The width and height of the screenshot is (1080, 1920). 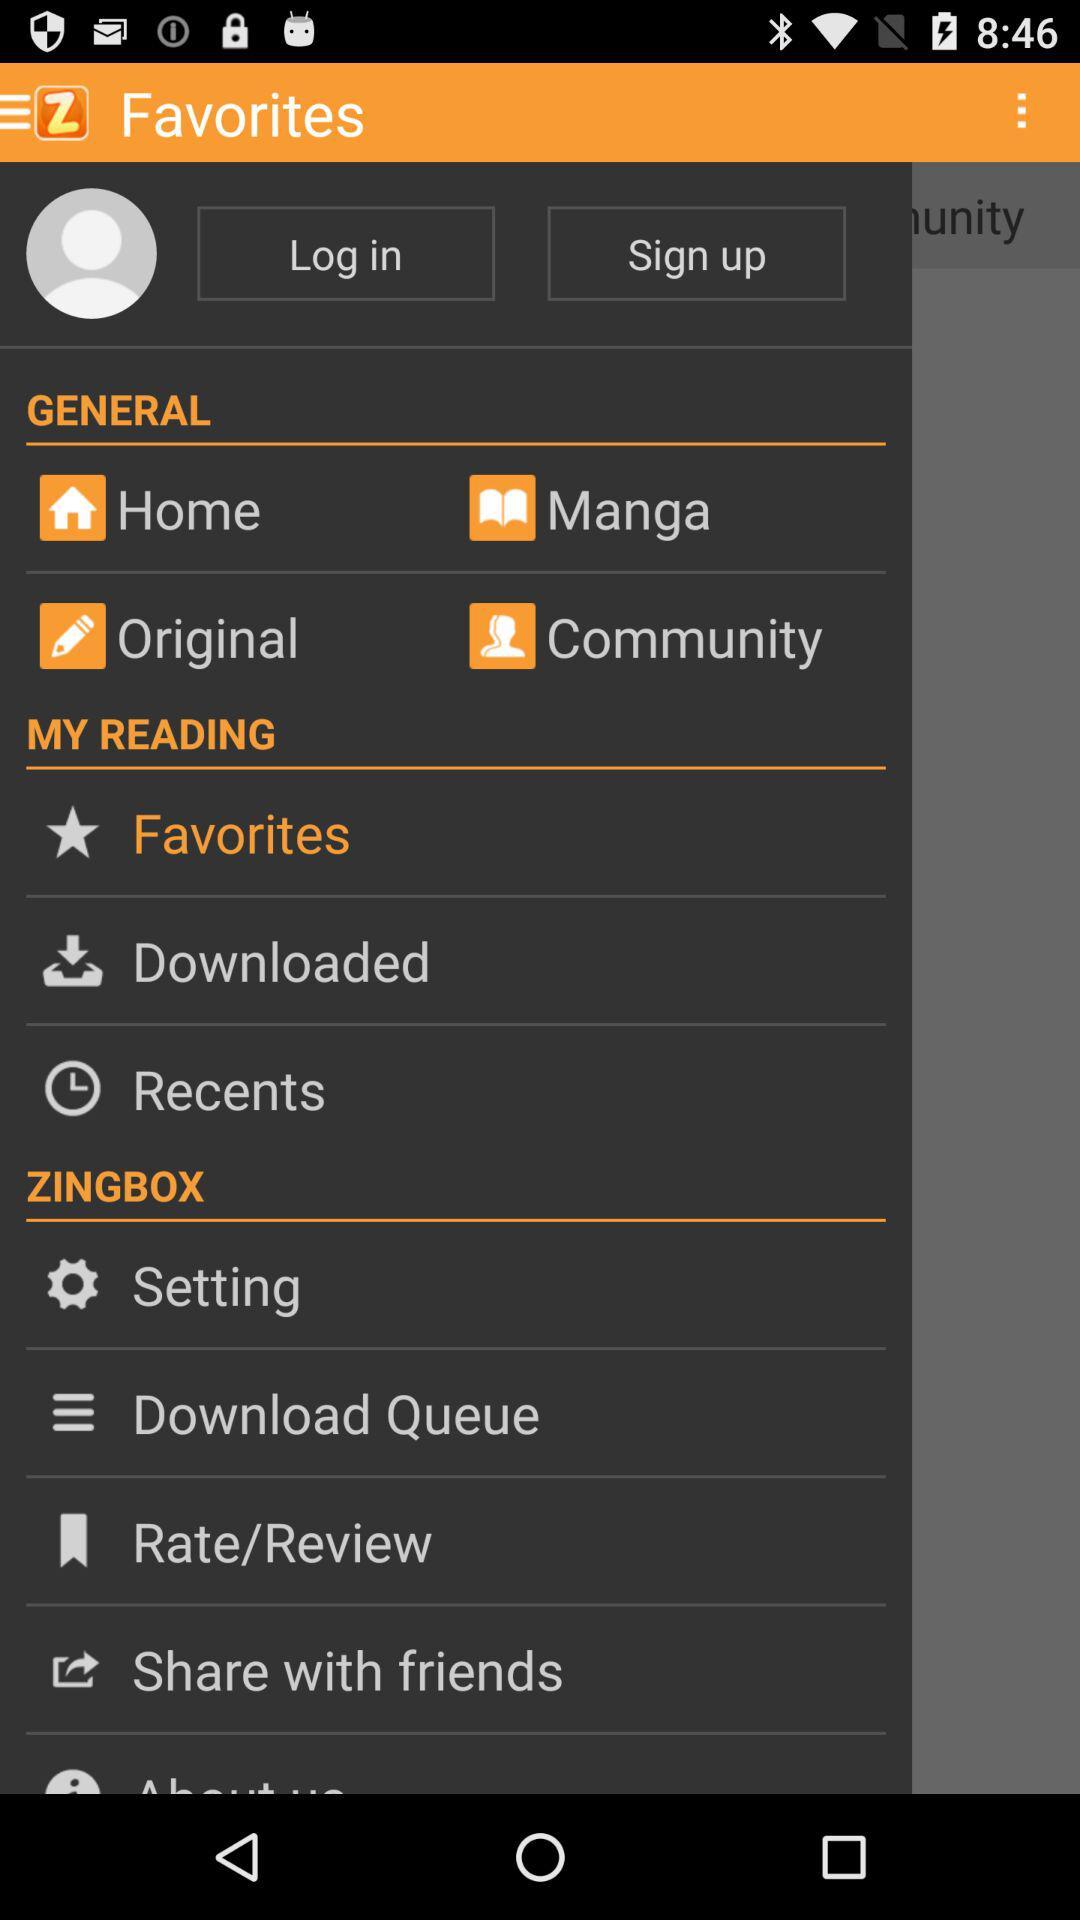 I want to click on manga, so click(x=671, y=508).